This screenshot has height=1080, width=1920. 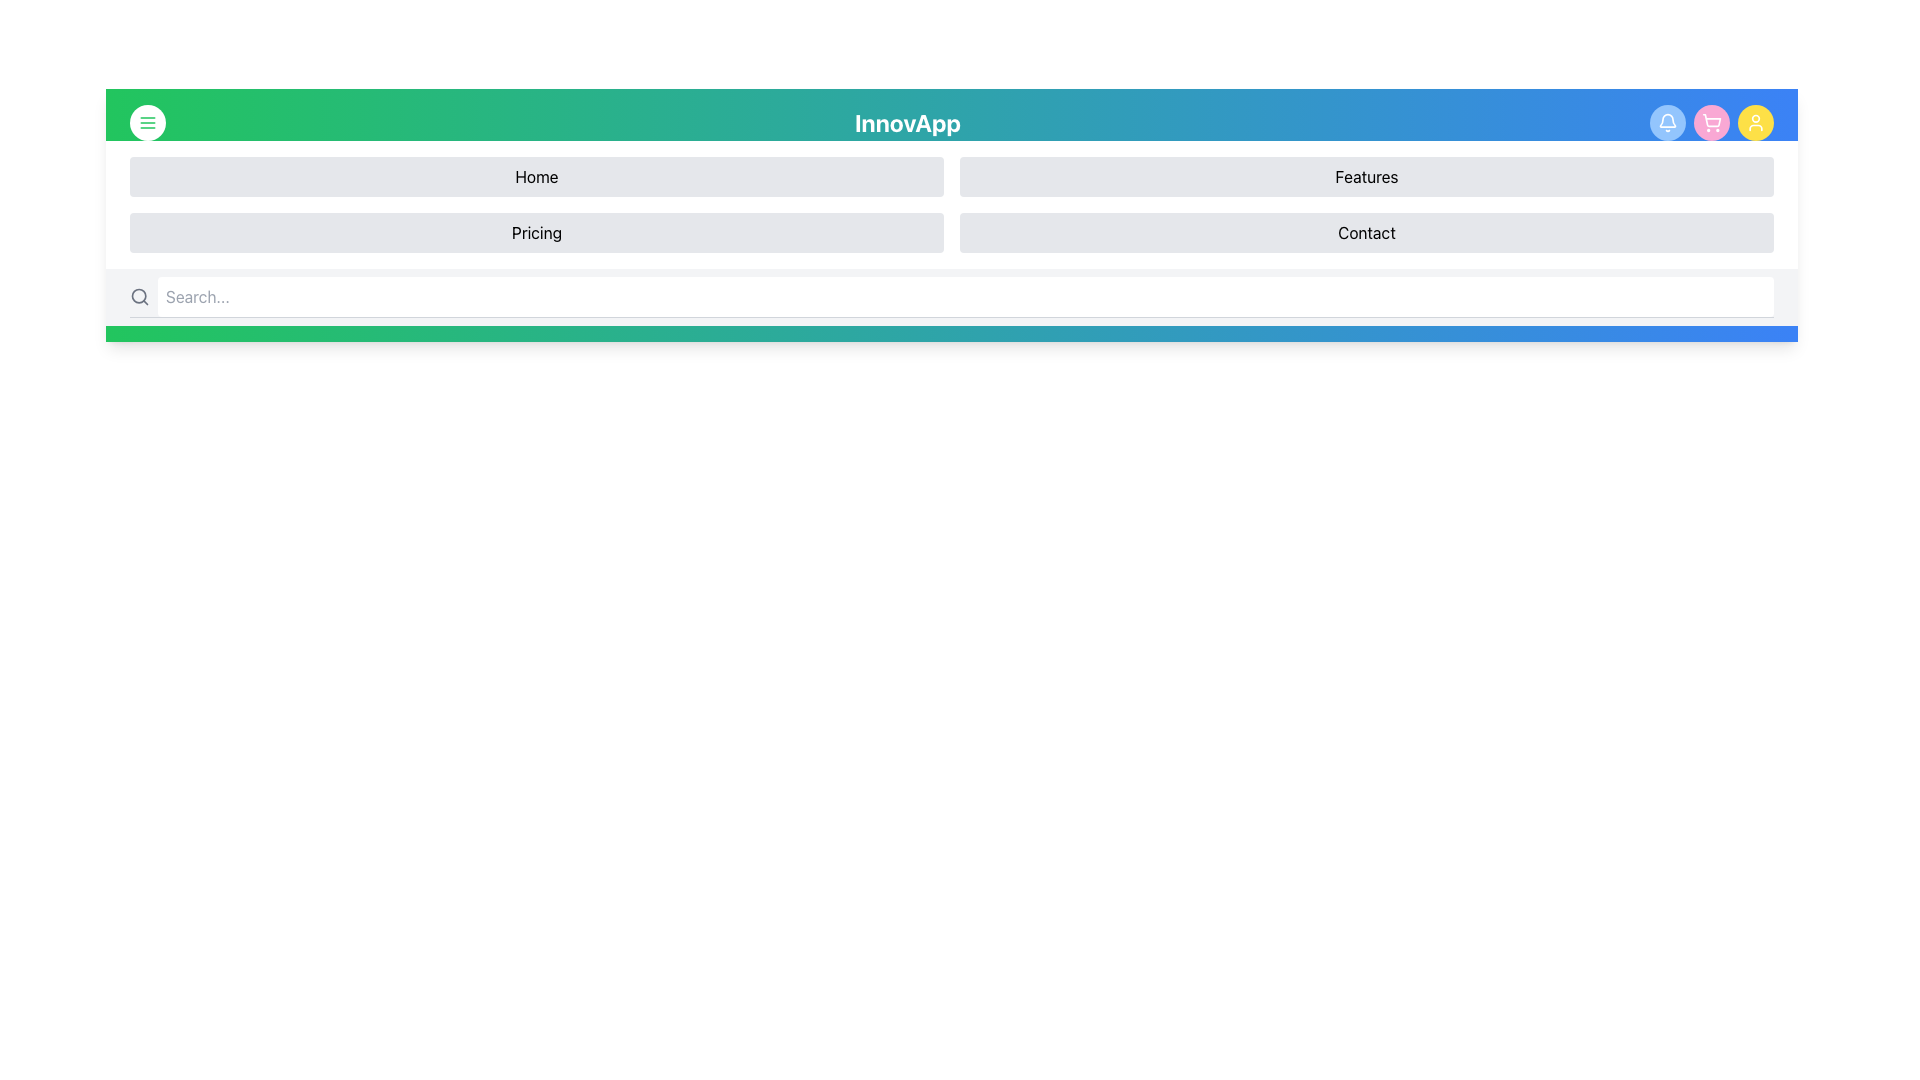 What do you see at coordinates (537, 231) in the screenshot?
I see `the 'Pricing' button, which is a rectangular button with a light gray background and rounded corners, located in the left column of the second row of a two-row grid` at bounding box center [537, 231].